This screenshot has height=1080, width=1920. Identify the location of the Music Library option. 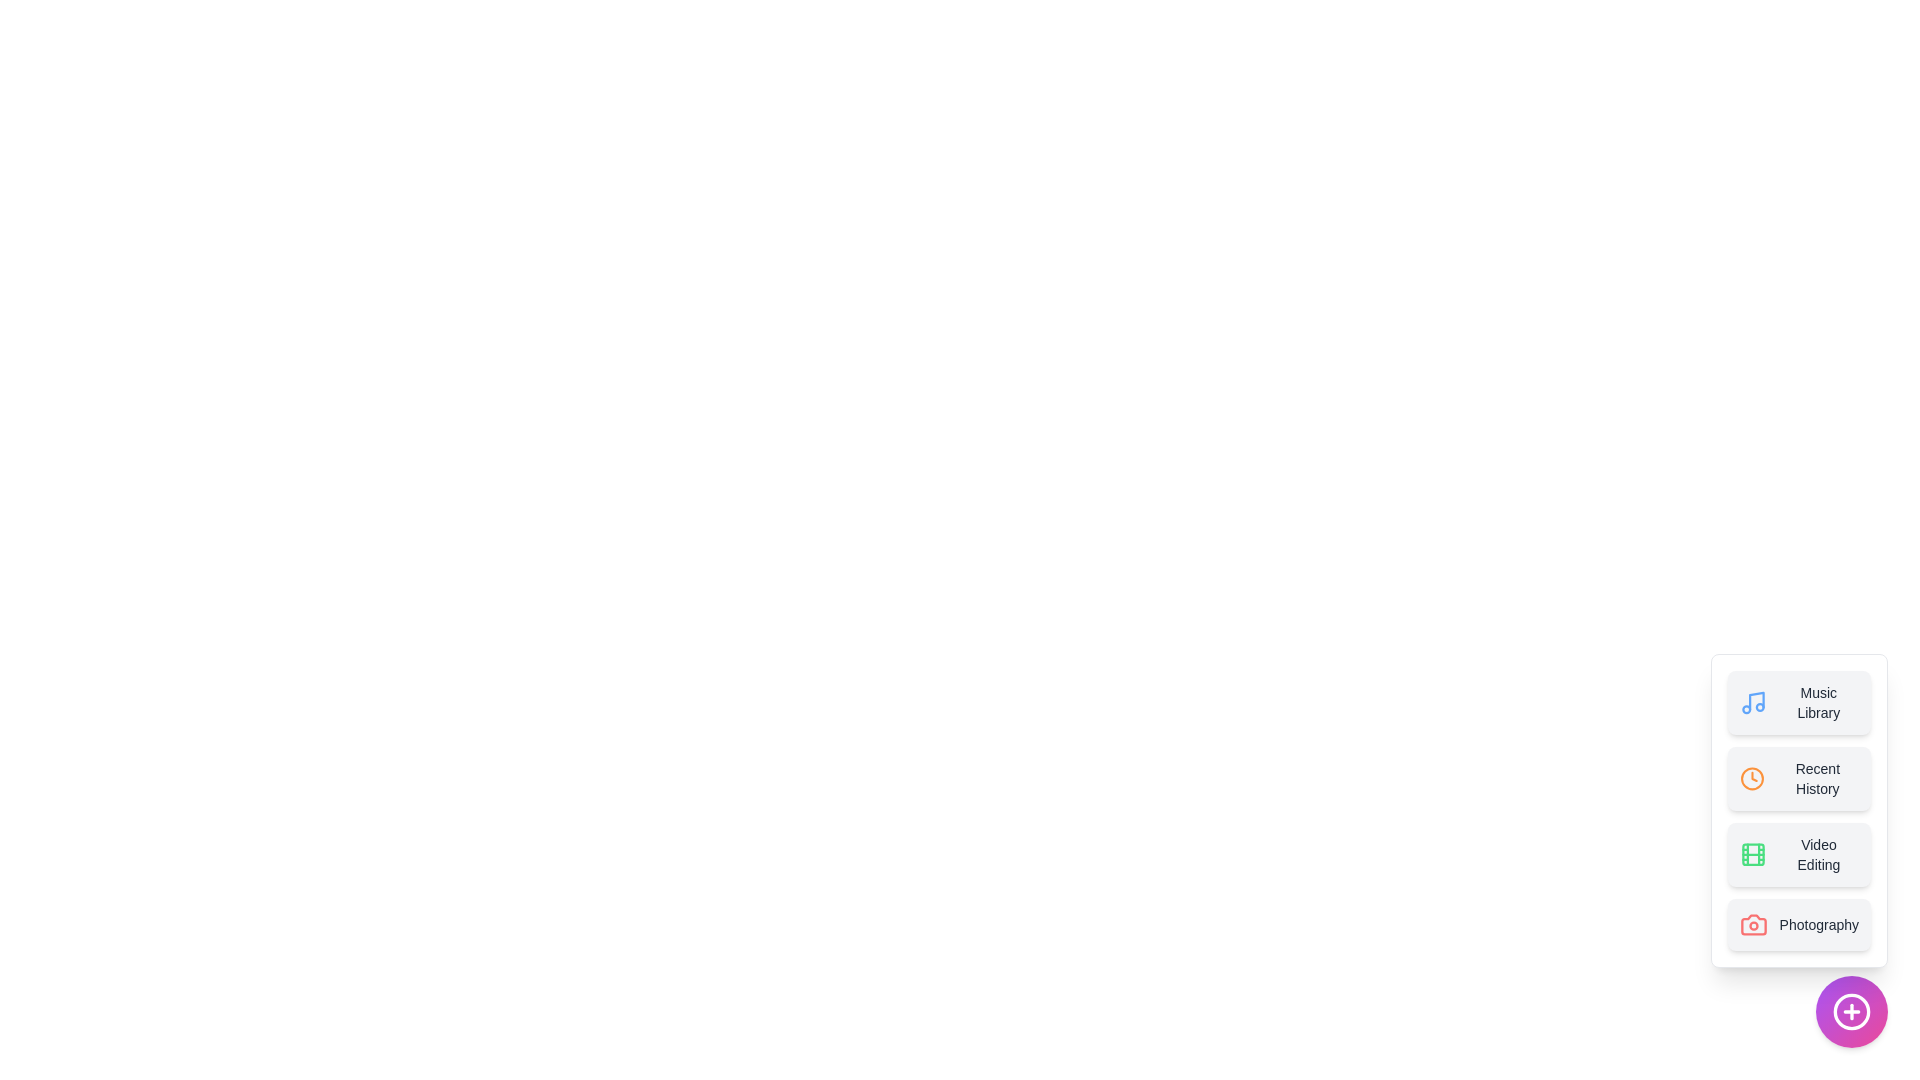
(1799, 701).